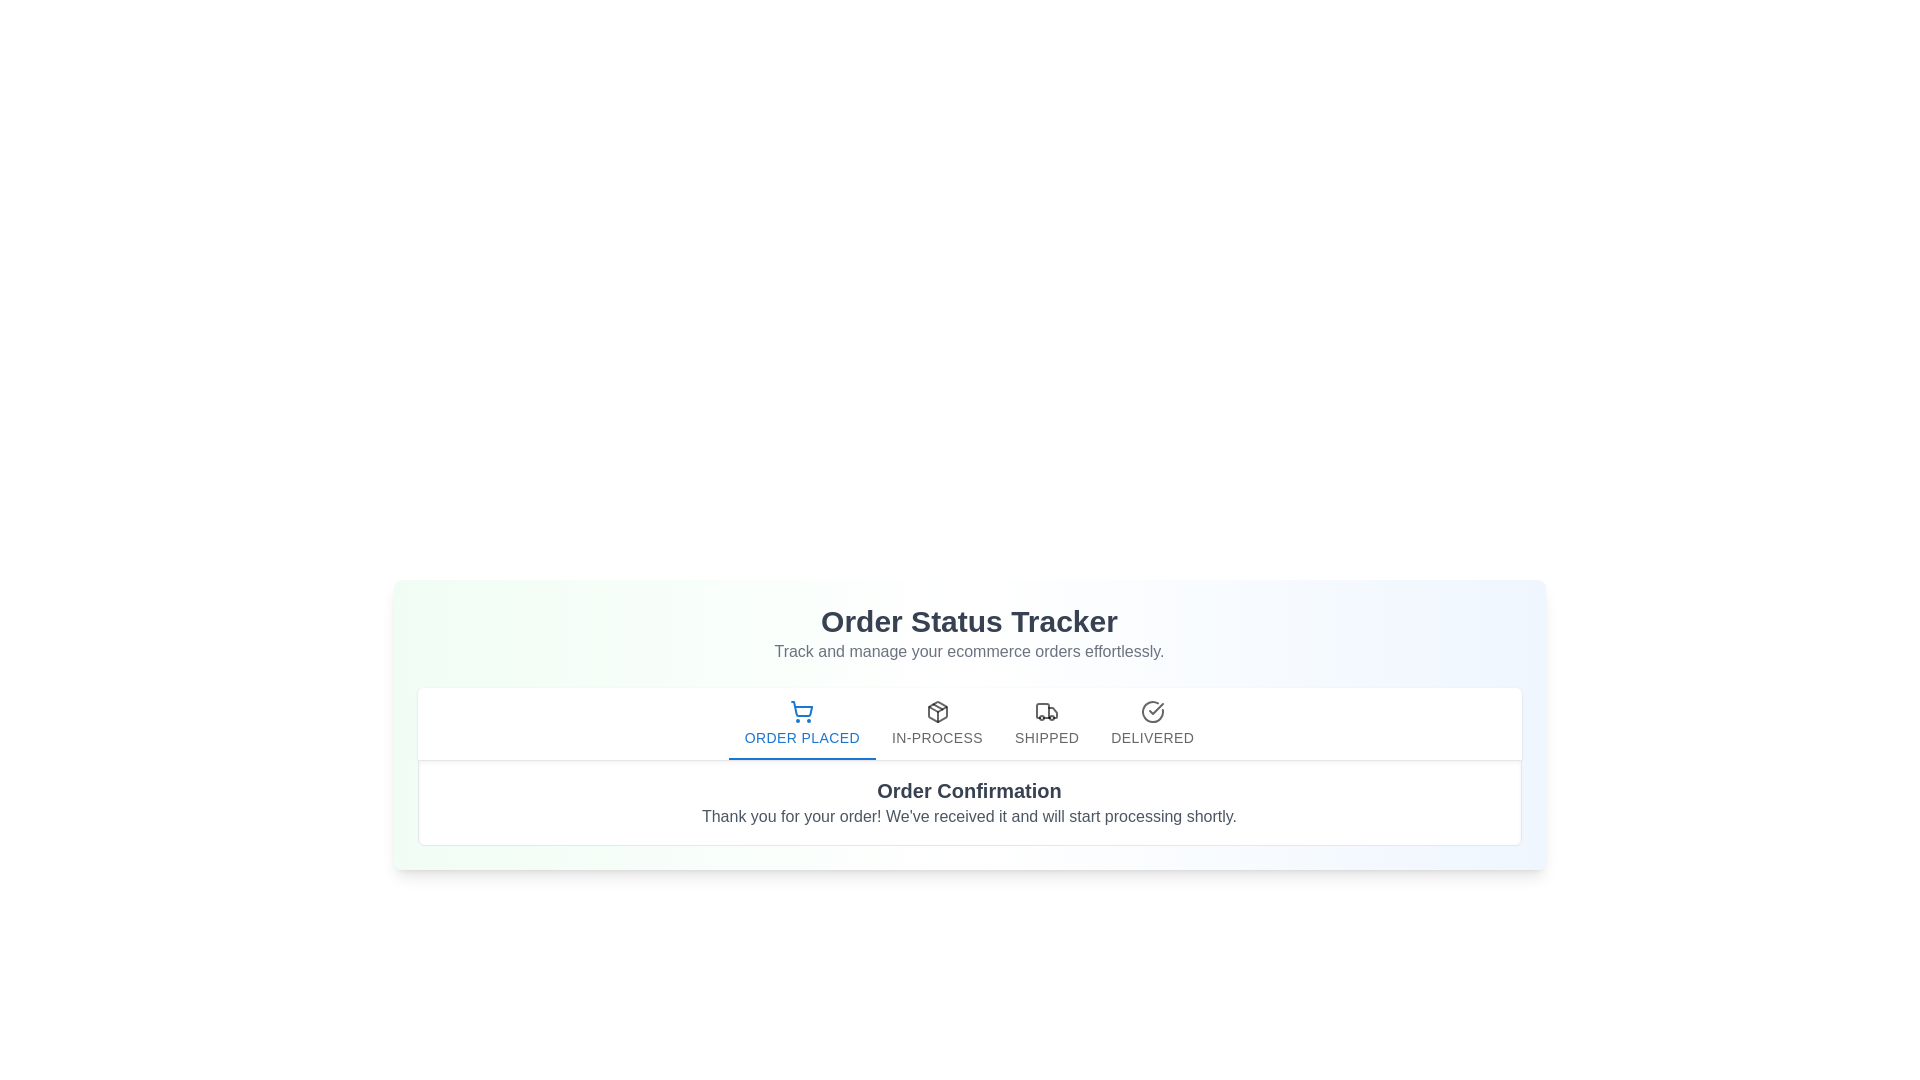  I want to click on the shopping cart icon in the 'Order Placed' tab, which is highlighted and positioned above its corresponding text, so click(802, 711).